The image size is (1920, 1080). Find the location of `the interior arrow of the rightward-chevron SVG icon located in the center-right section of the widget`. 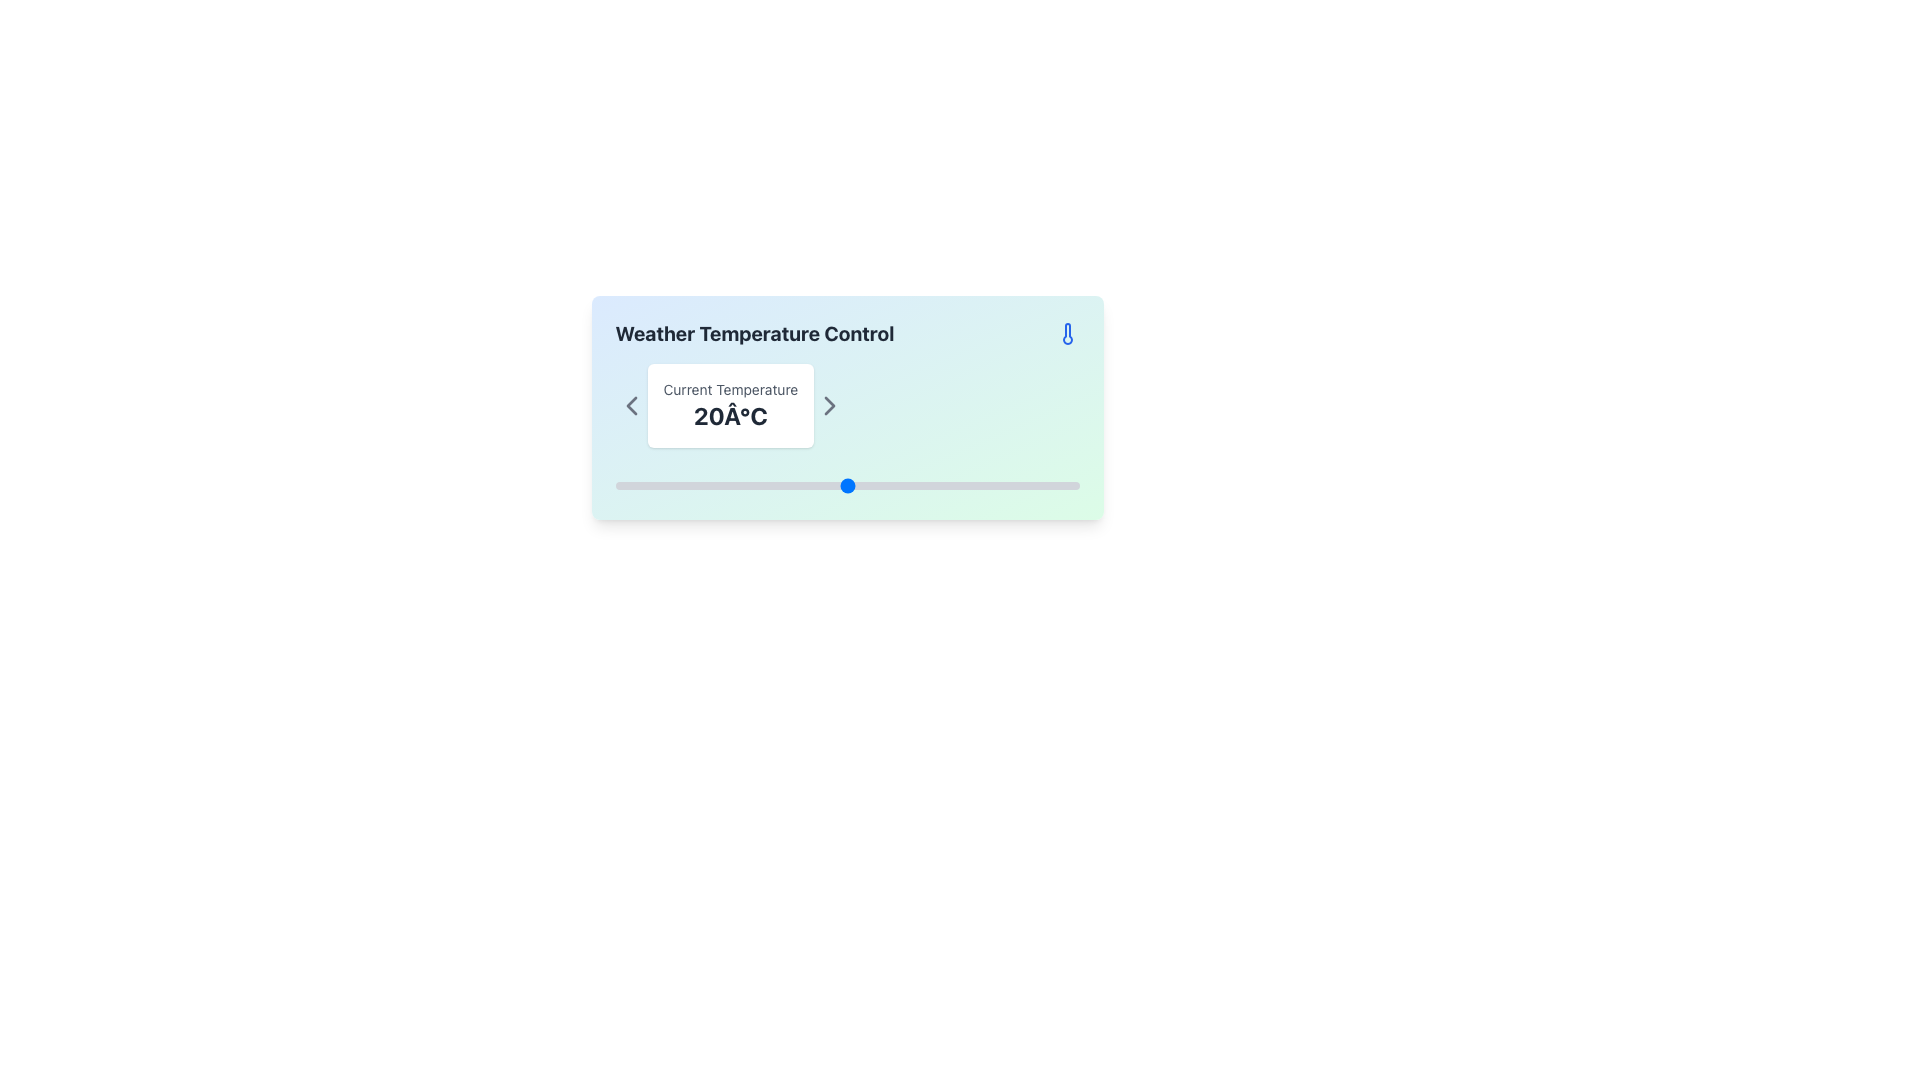

the interior arrow of the rightward-chevron SVG icon located in the center-right section of the widget is located at coordinates (830, 405).